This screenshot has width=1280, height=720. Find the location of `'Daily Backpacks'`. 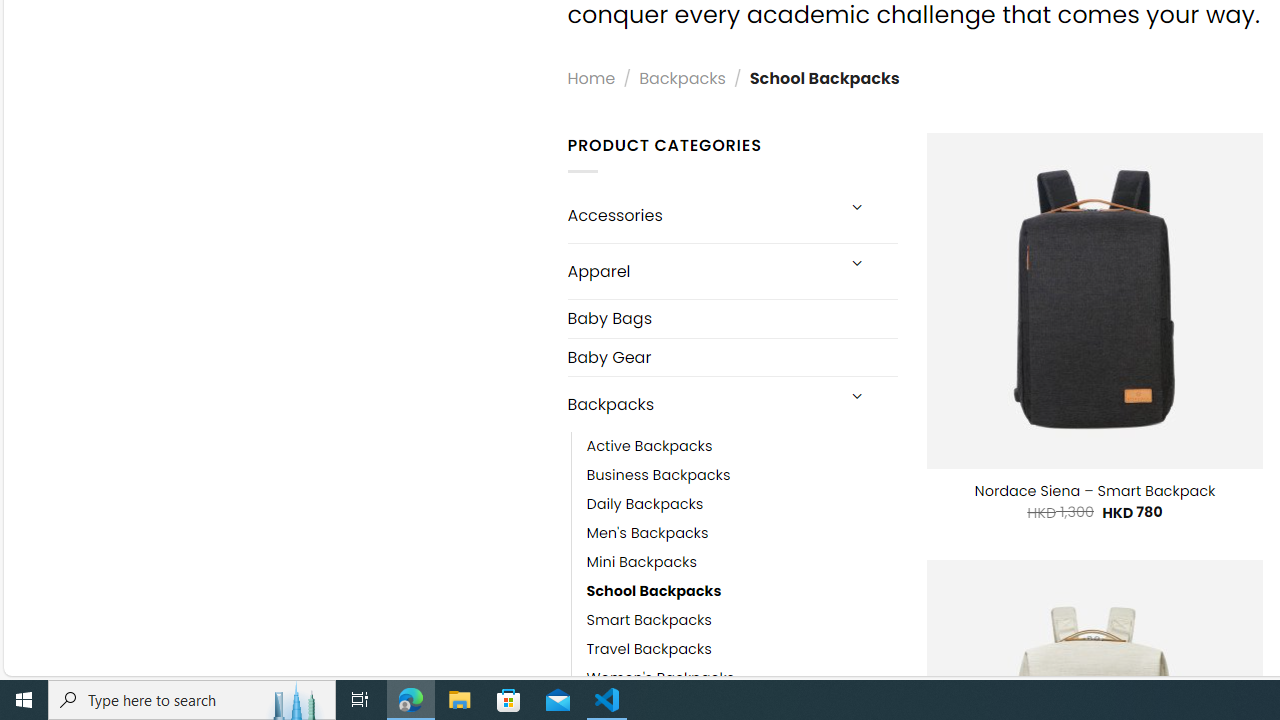

'Daily Backpacks' is located at coordinates (741, 504).